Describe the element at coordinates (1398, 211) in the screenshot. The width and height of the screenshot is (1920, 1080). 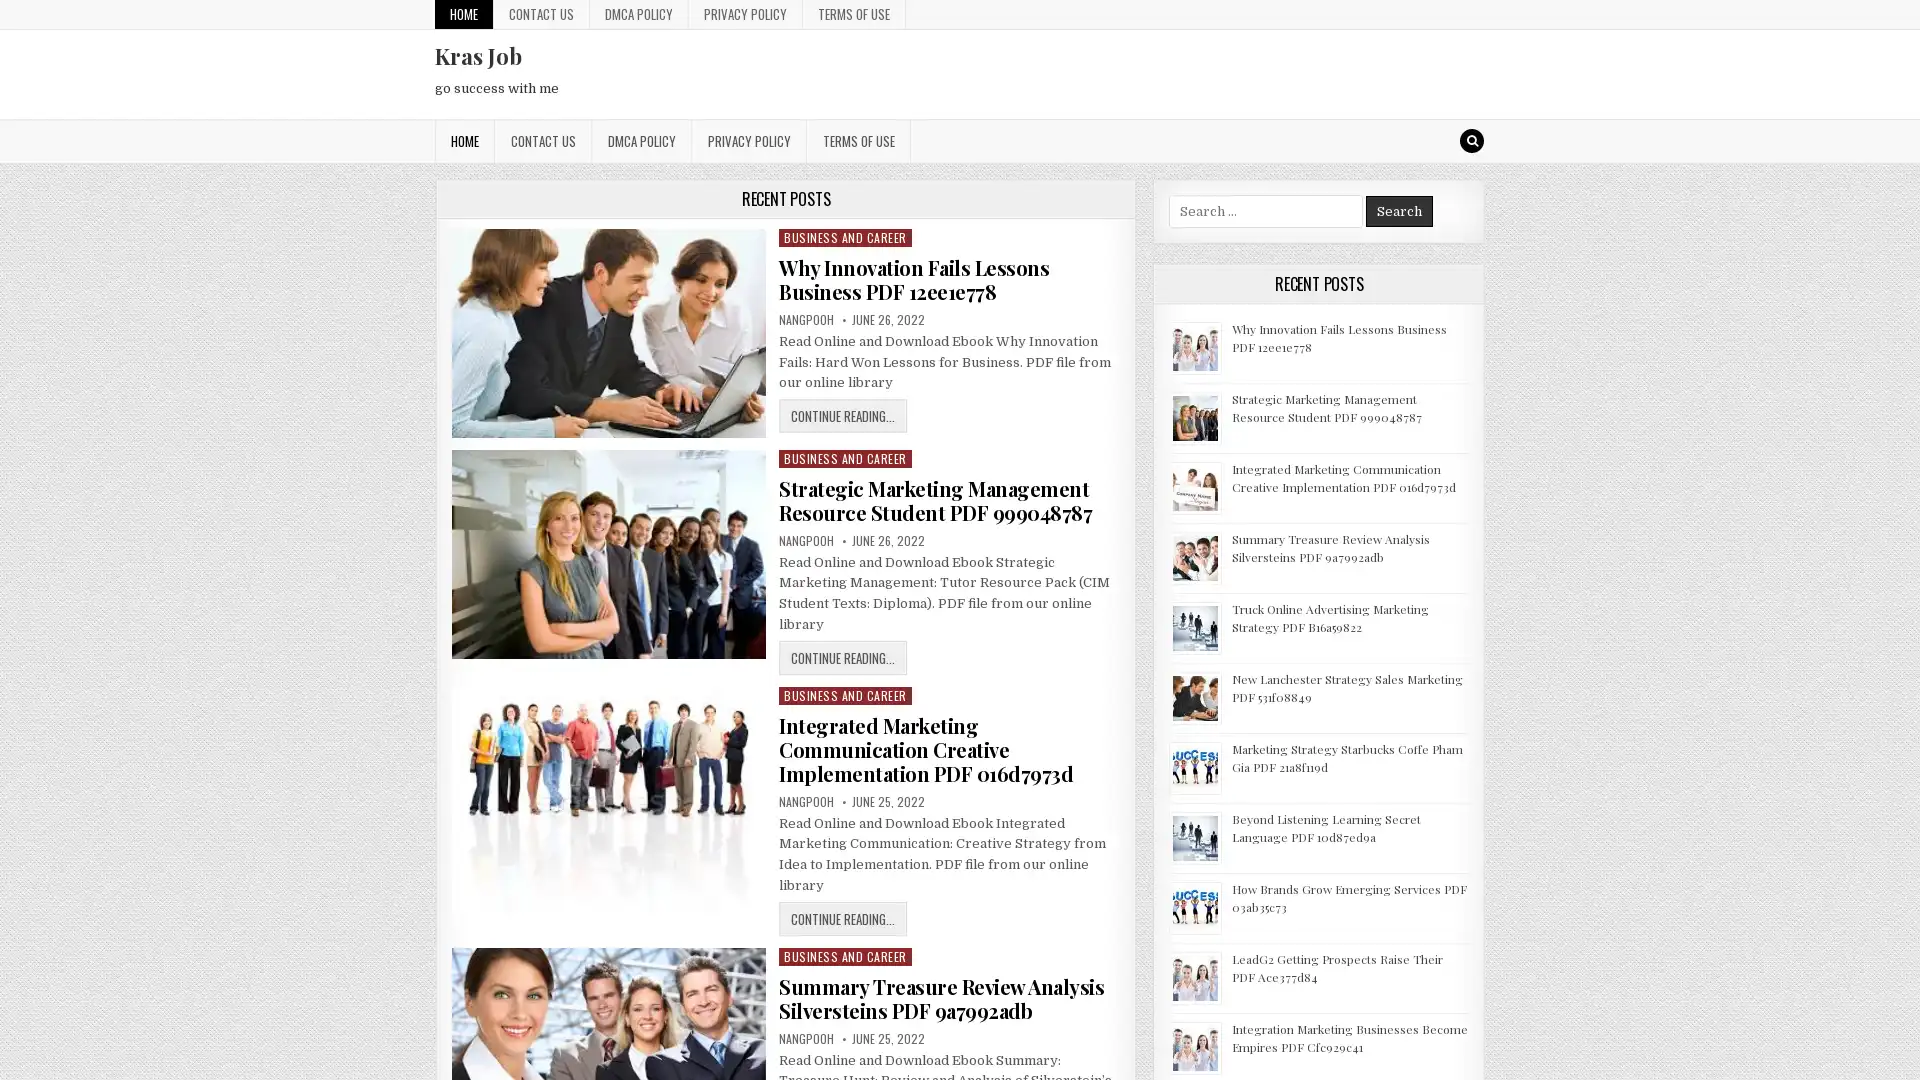
I see `Search` at that location.